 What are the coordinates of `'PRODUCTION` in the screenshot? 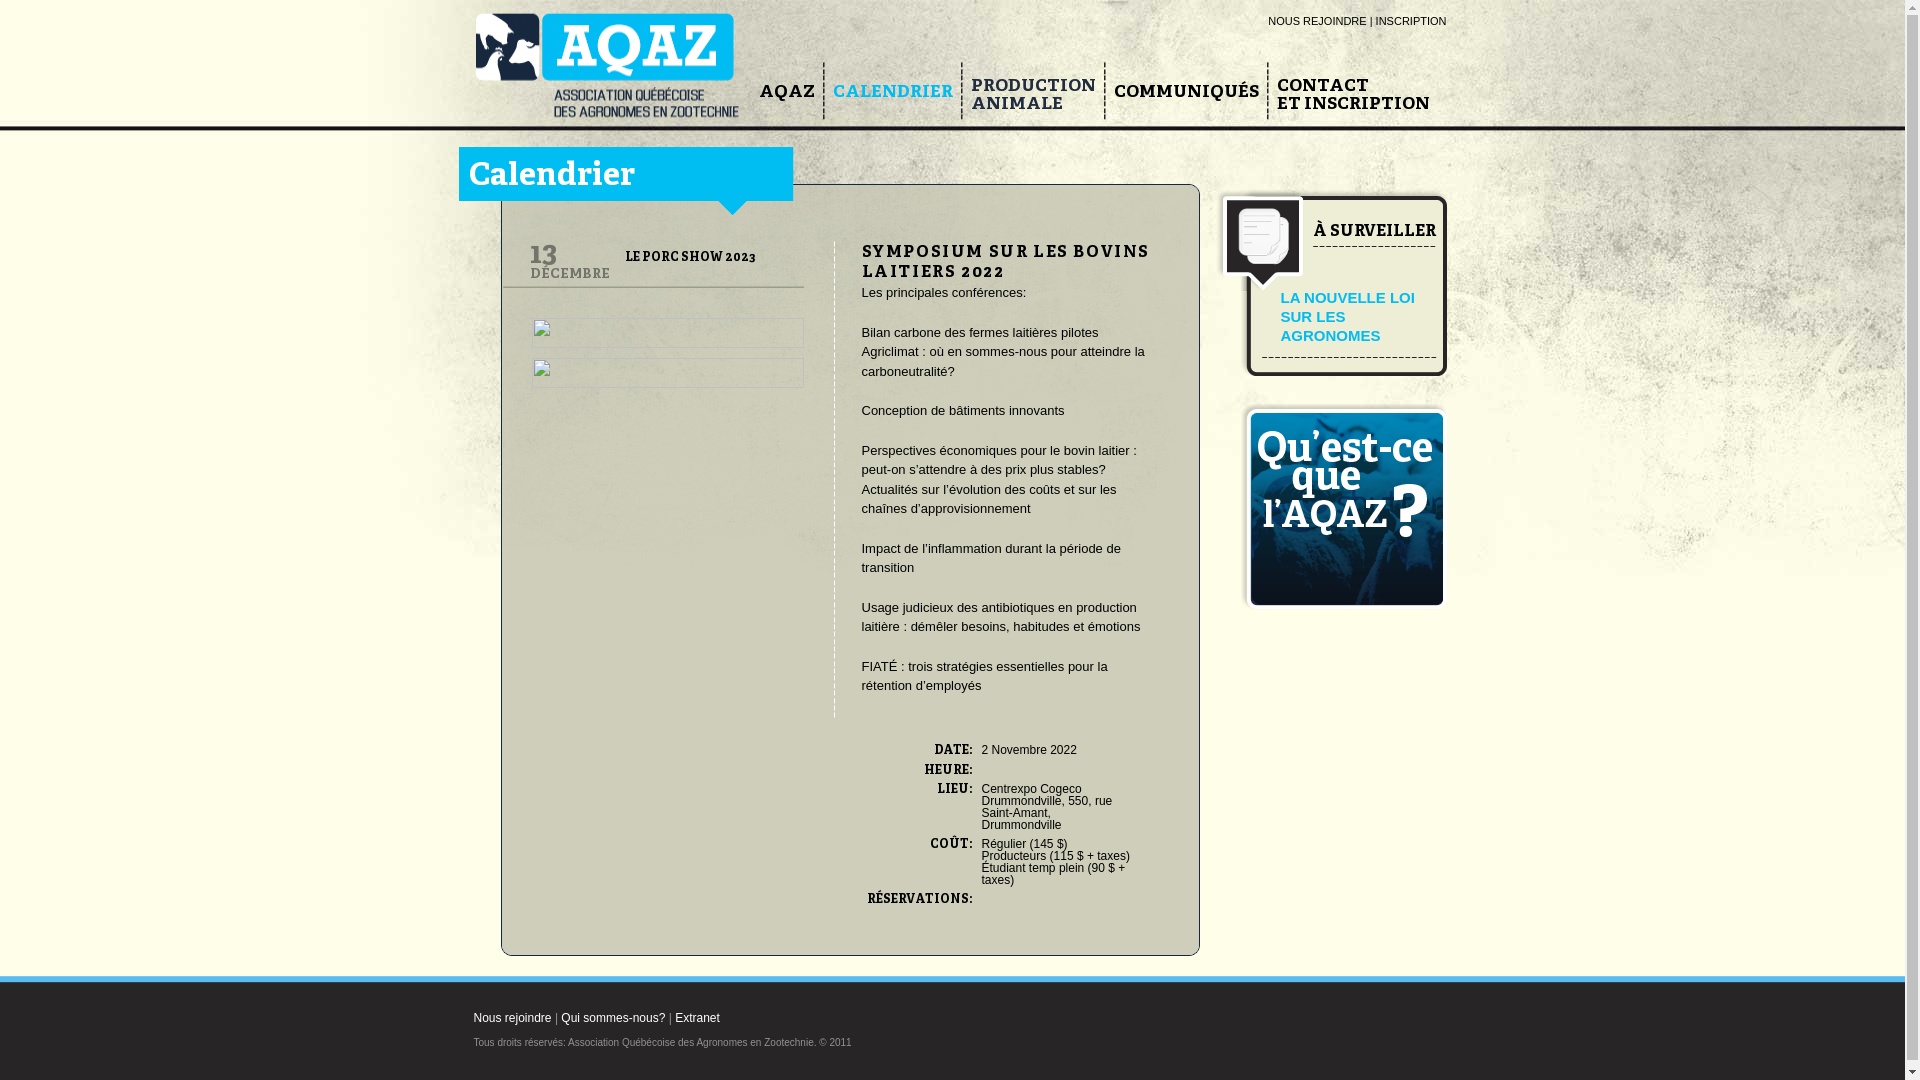 It's located at (1032, 95).